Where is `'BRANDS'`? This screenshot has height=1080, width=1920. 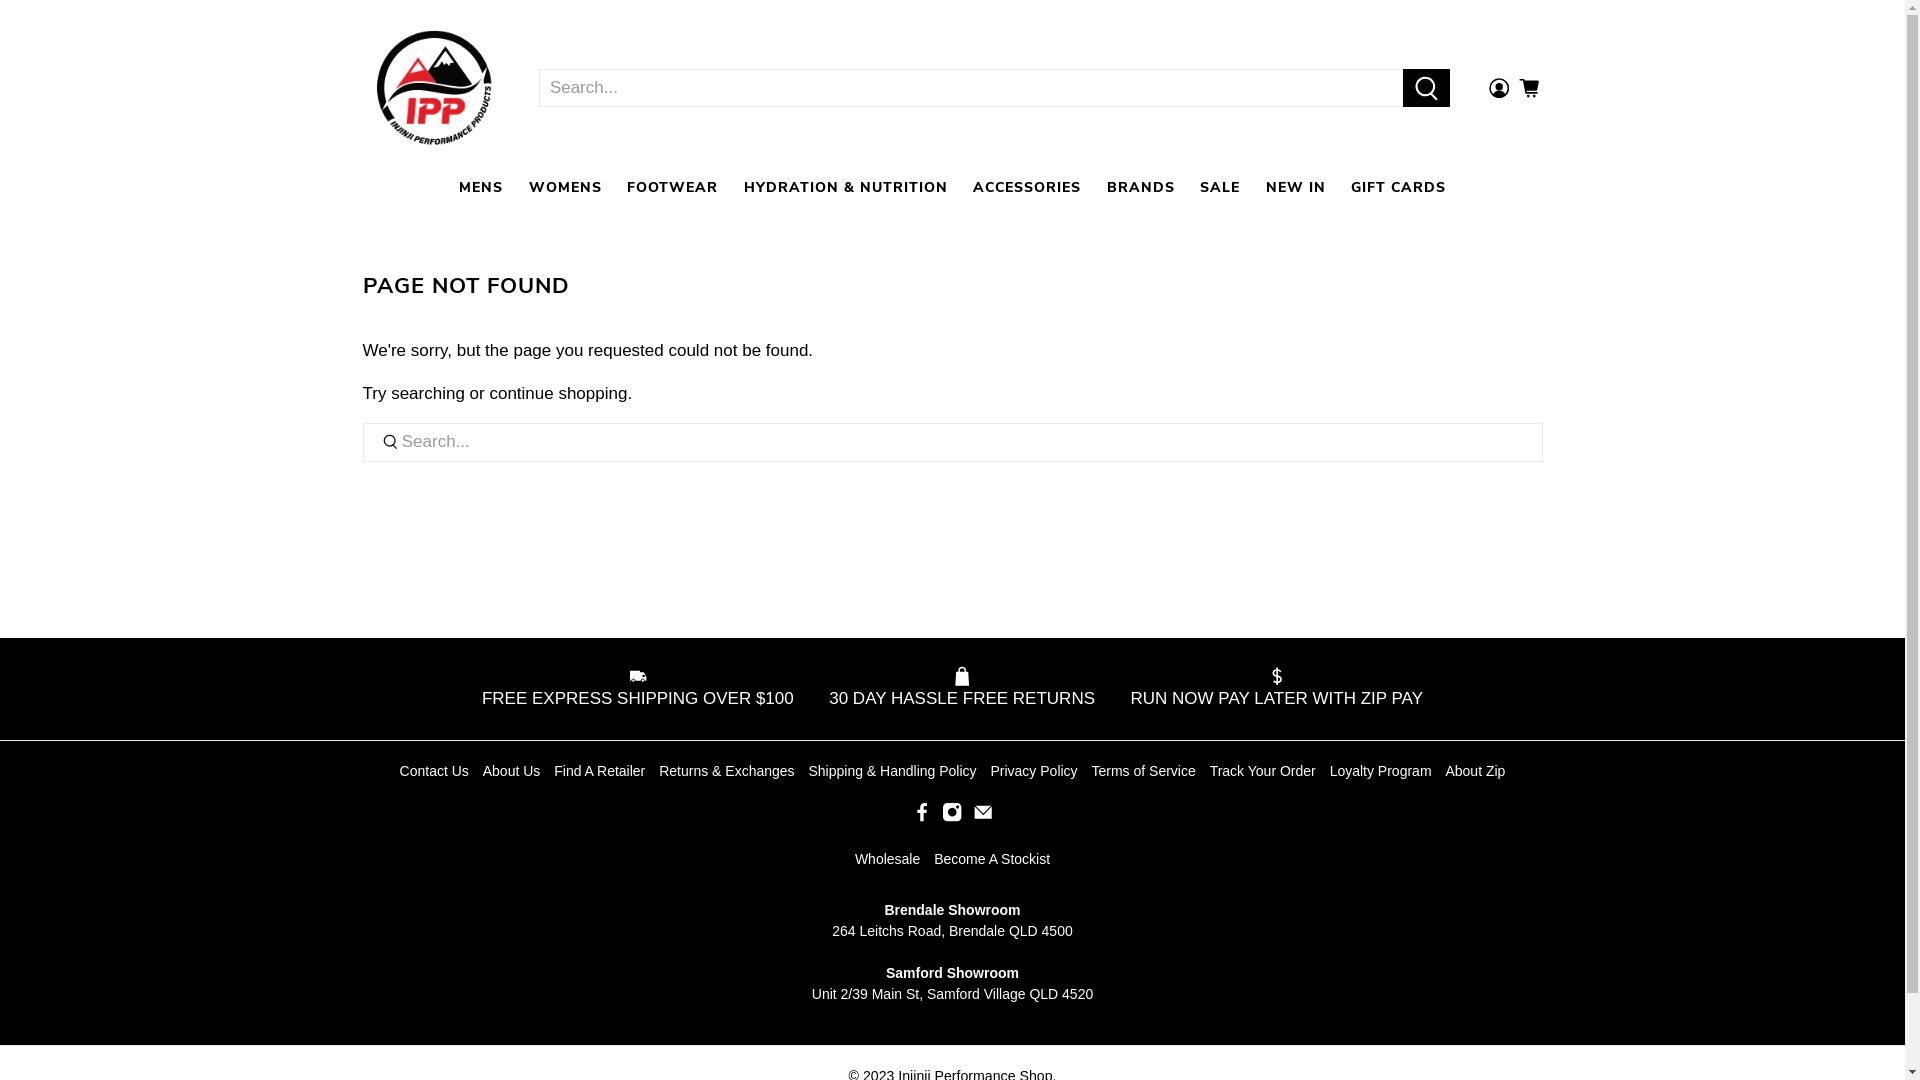
'BRANDS' is located at coordinates (1141, 187).